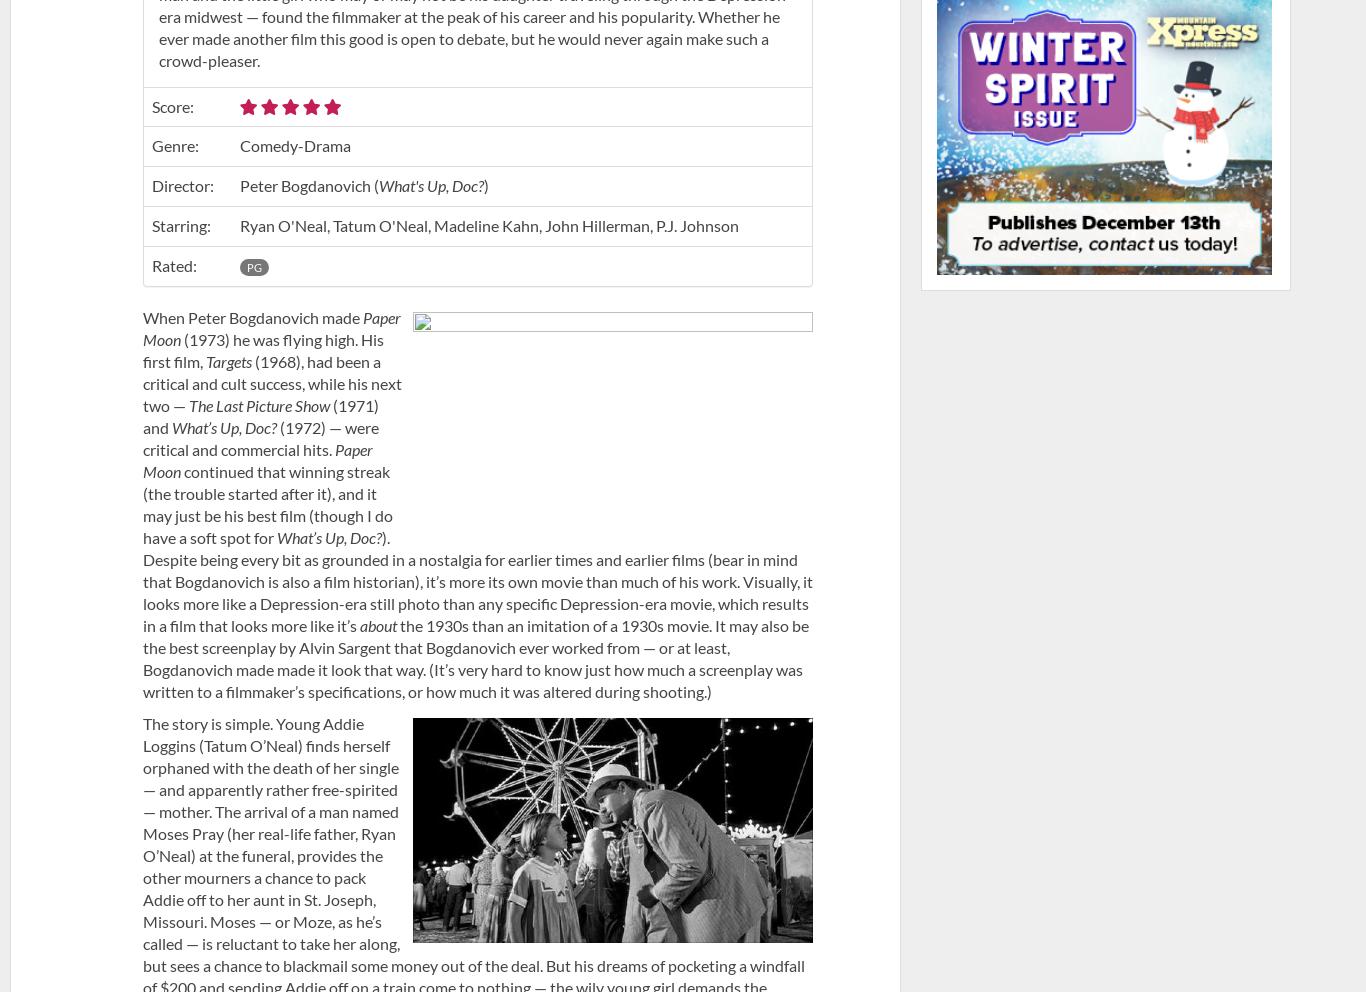  I want to click on 'Rated:', so click(173, 263).